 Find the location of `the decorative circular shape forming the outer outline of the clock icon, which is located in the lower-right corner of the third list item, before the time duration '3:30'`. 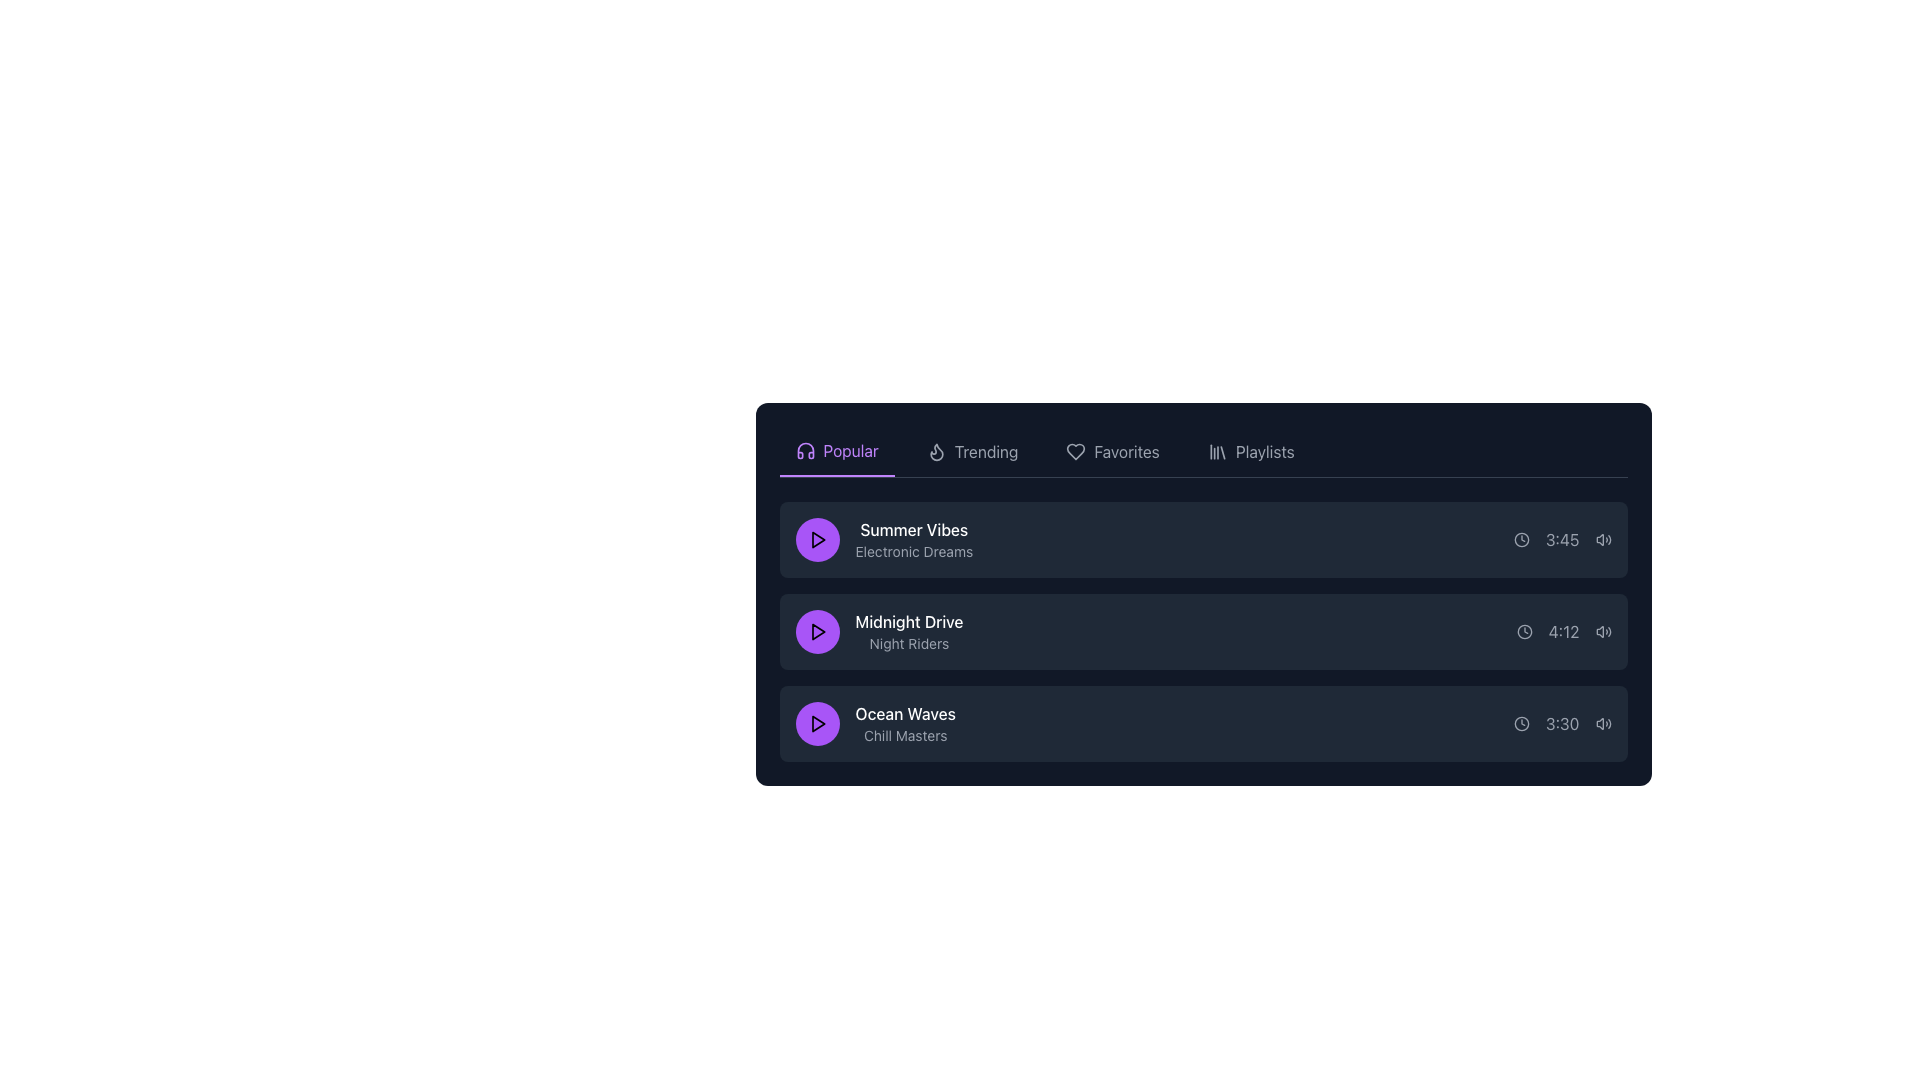

the decorative circular shape forming the outer outline of the clock icon, which is located in the lower-right corner of the third list item, before the time duration '3:30' is located at coordinates (1520, 724).